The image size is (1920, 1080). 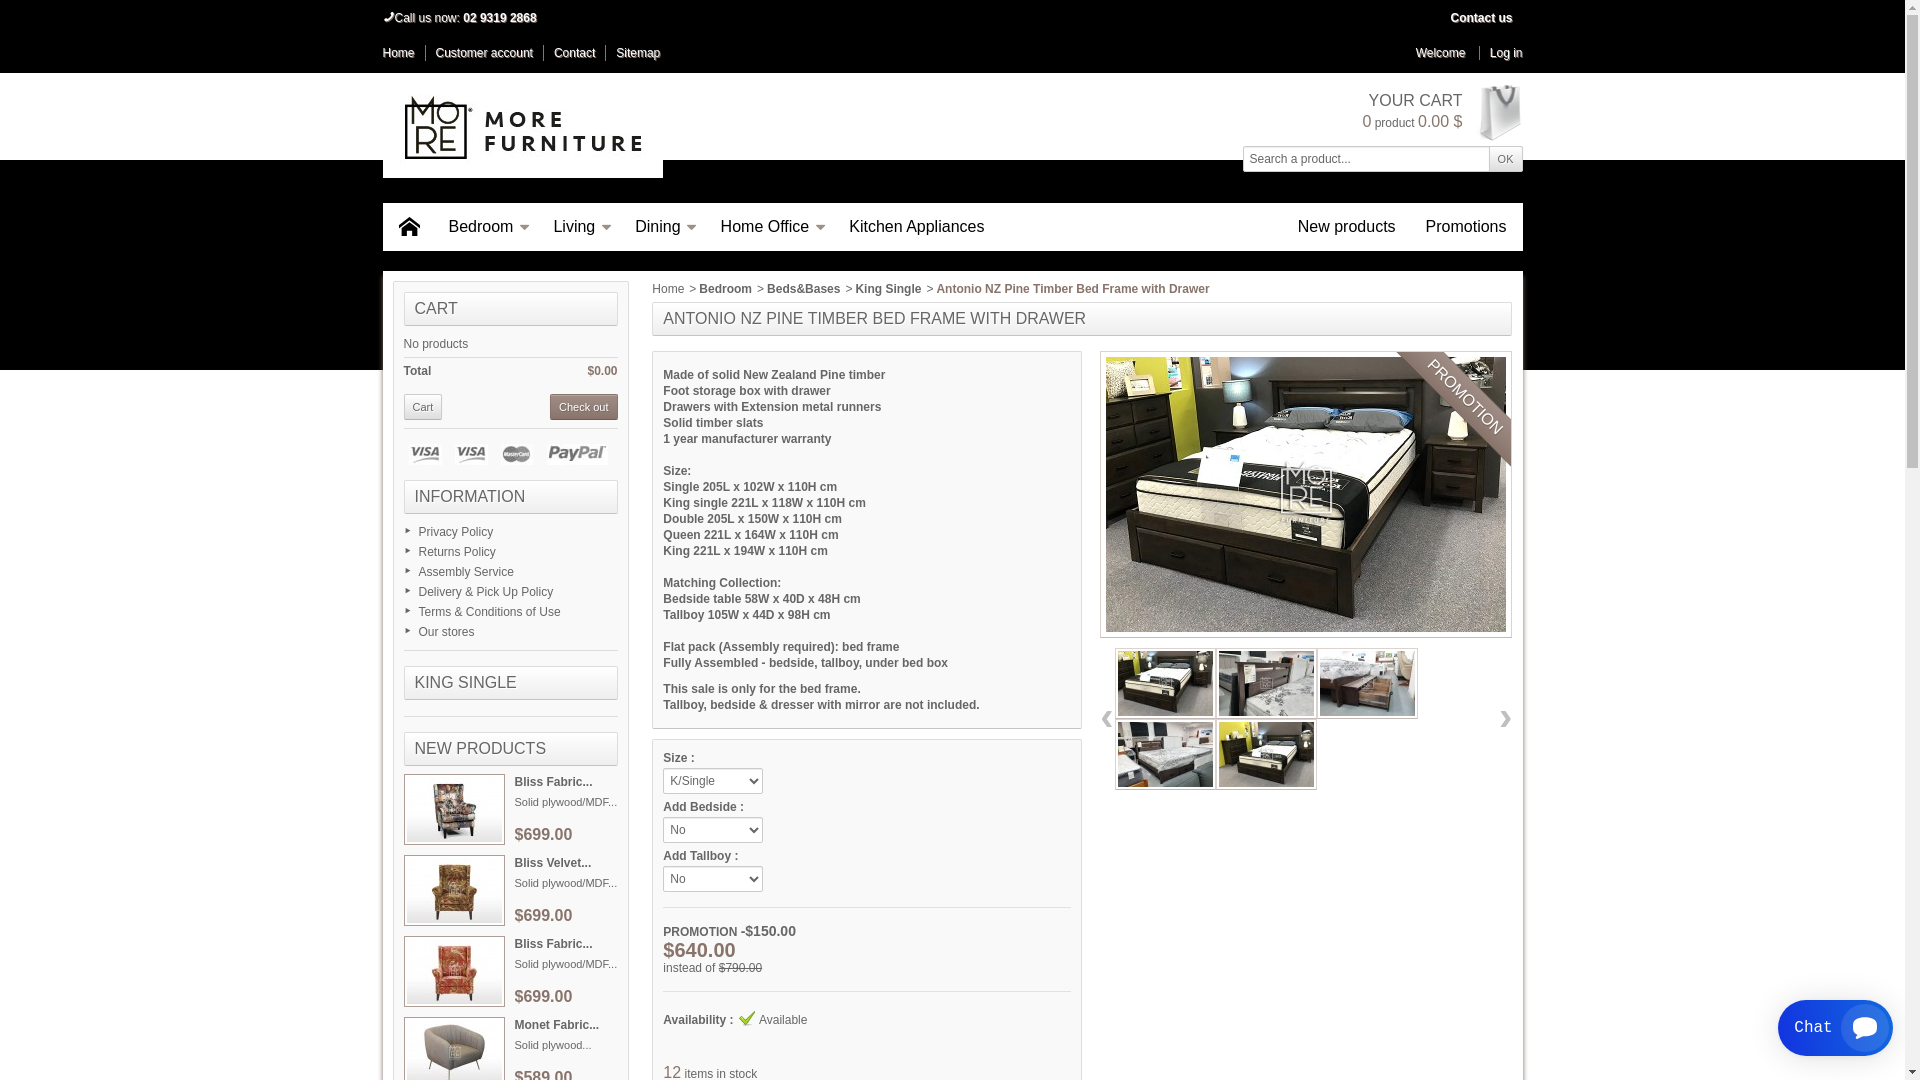 What do you see at coordinates (614, 52) in the screenshot?
I see `'Sitemap'` at bounding box center [614, 52].